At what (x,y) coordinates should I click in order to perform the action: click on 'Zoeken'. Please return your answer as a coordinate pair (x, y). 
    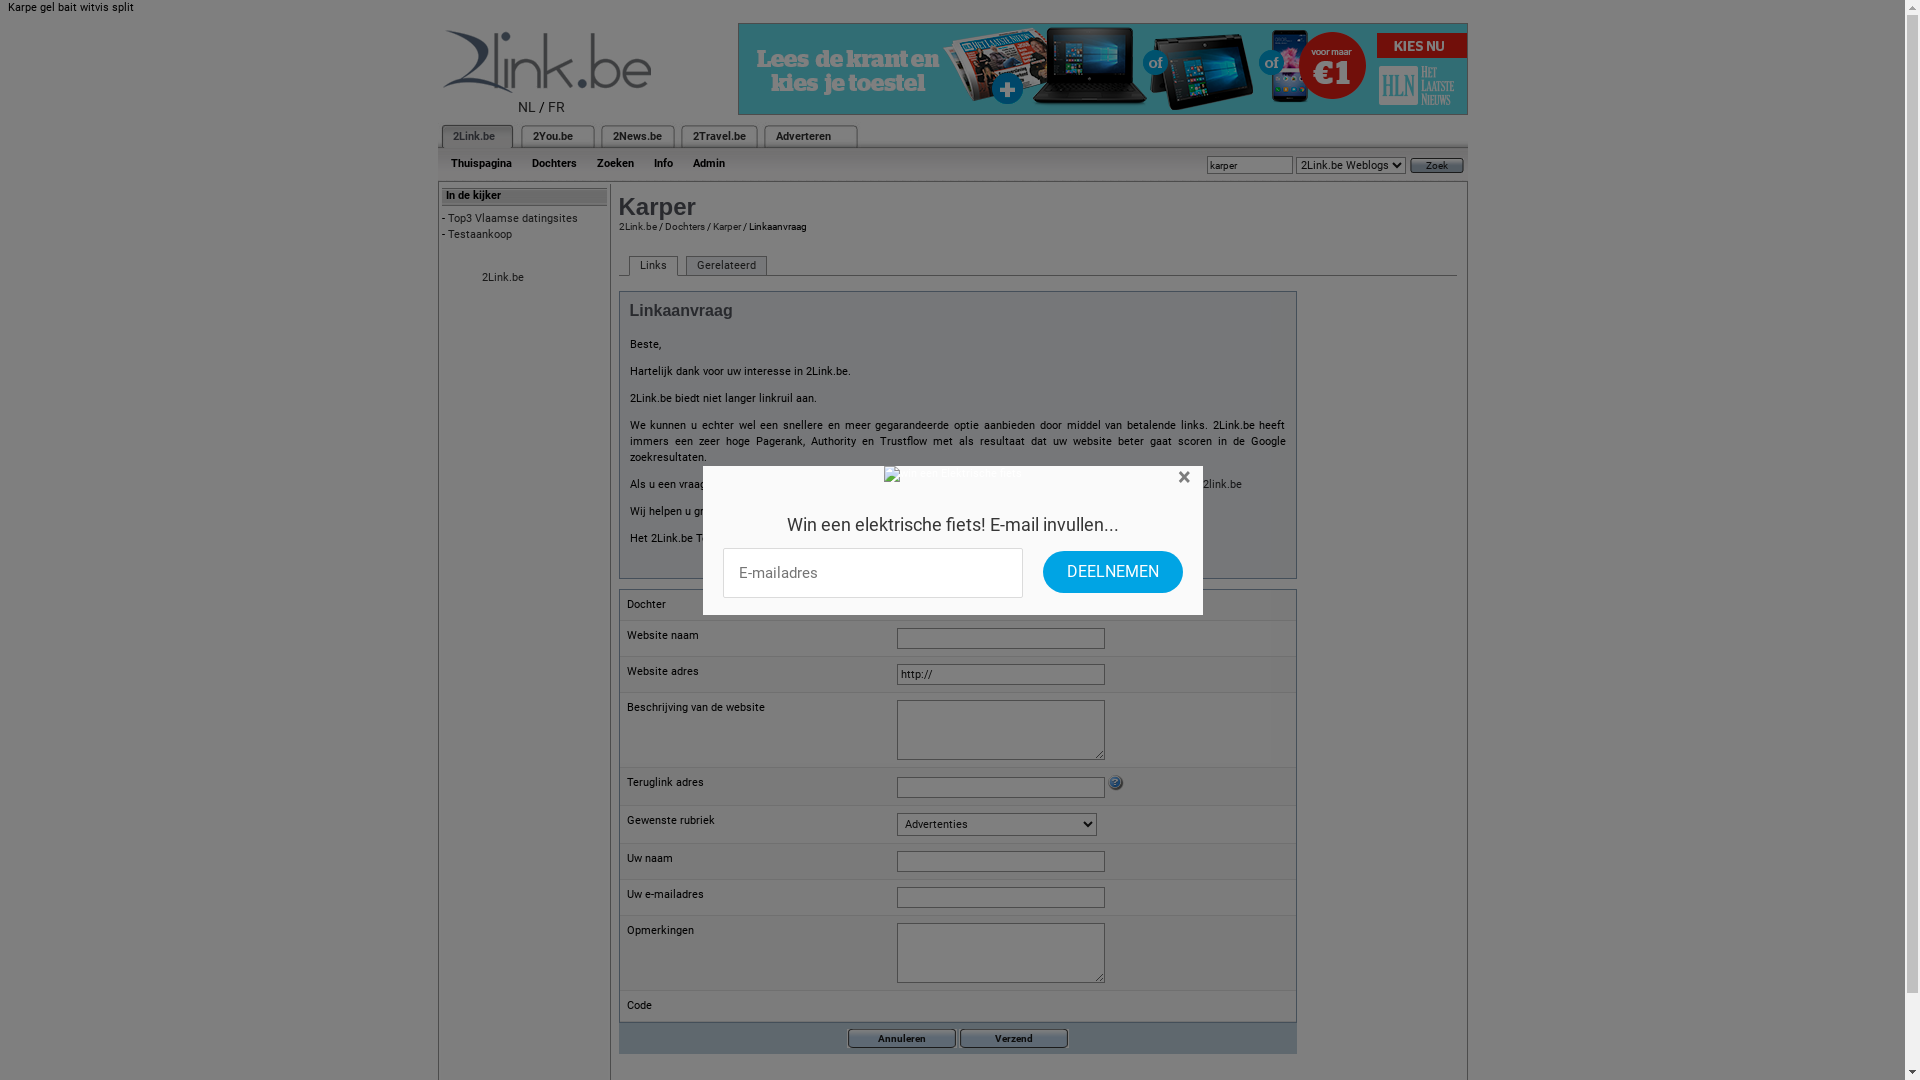
    Looking at the image, I should click on (613, 162).